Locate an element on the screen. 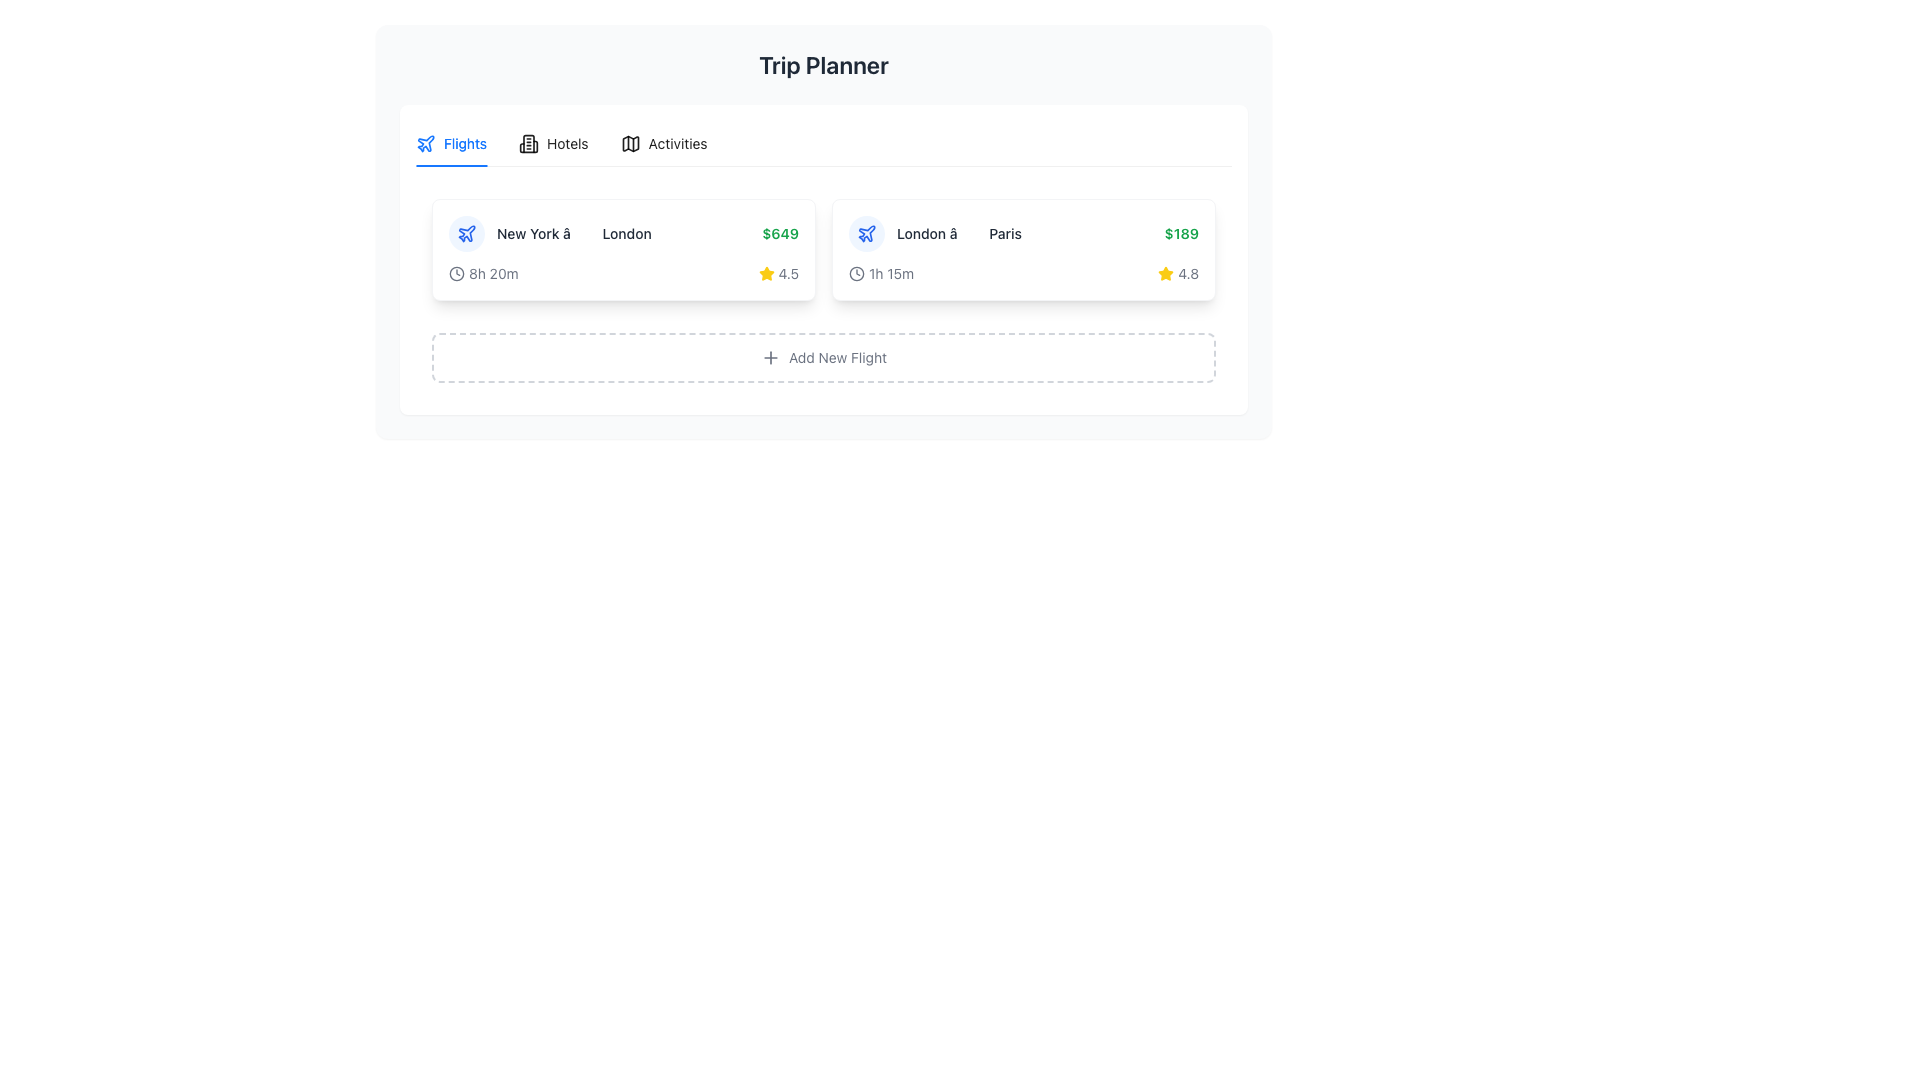 The height and width of the screenshot is (1080, 1920). the 'Activities' tab, which is the third tab in the horizontal navigation bar is located at coordinates (663, 142).